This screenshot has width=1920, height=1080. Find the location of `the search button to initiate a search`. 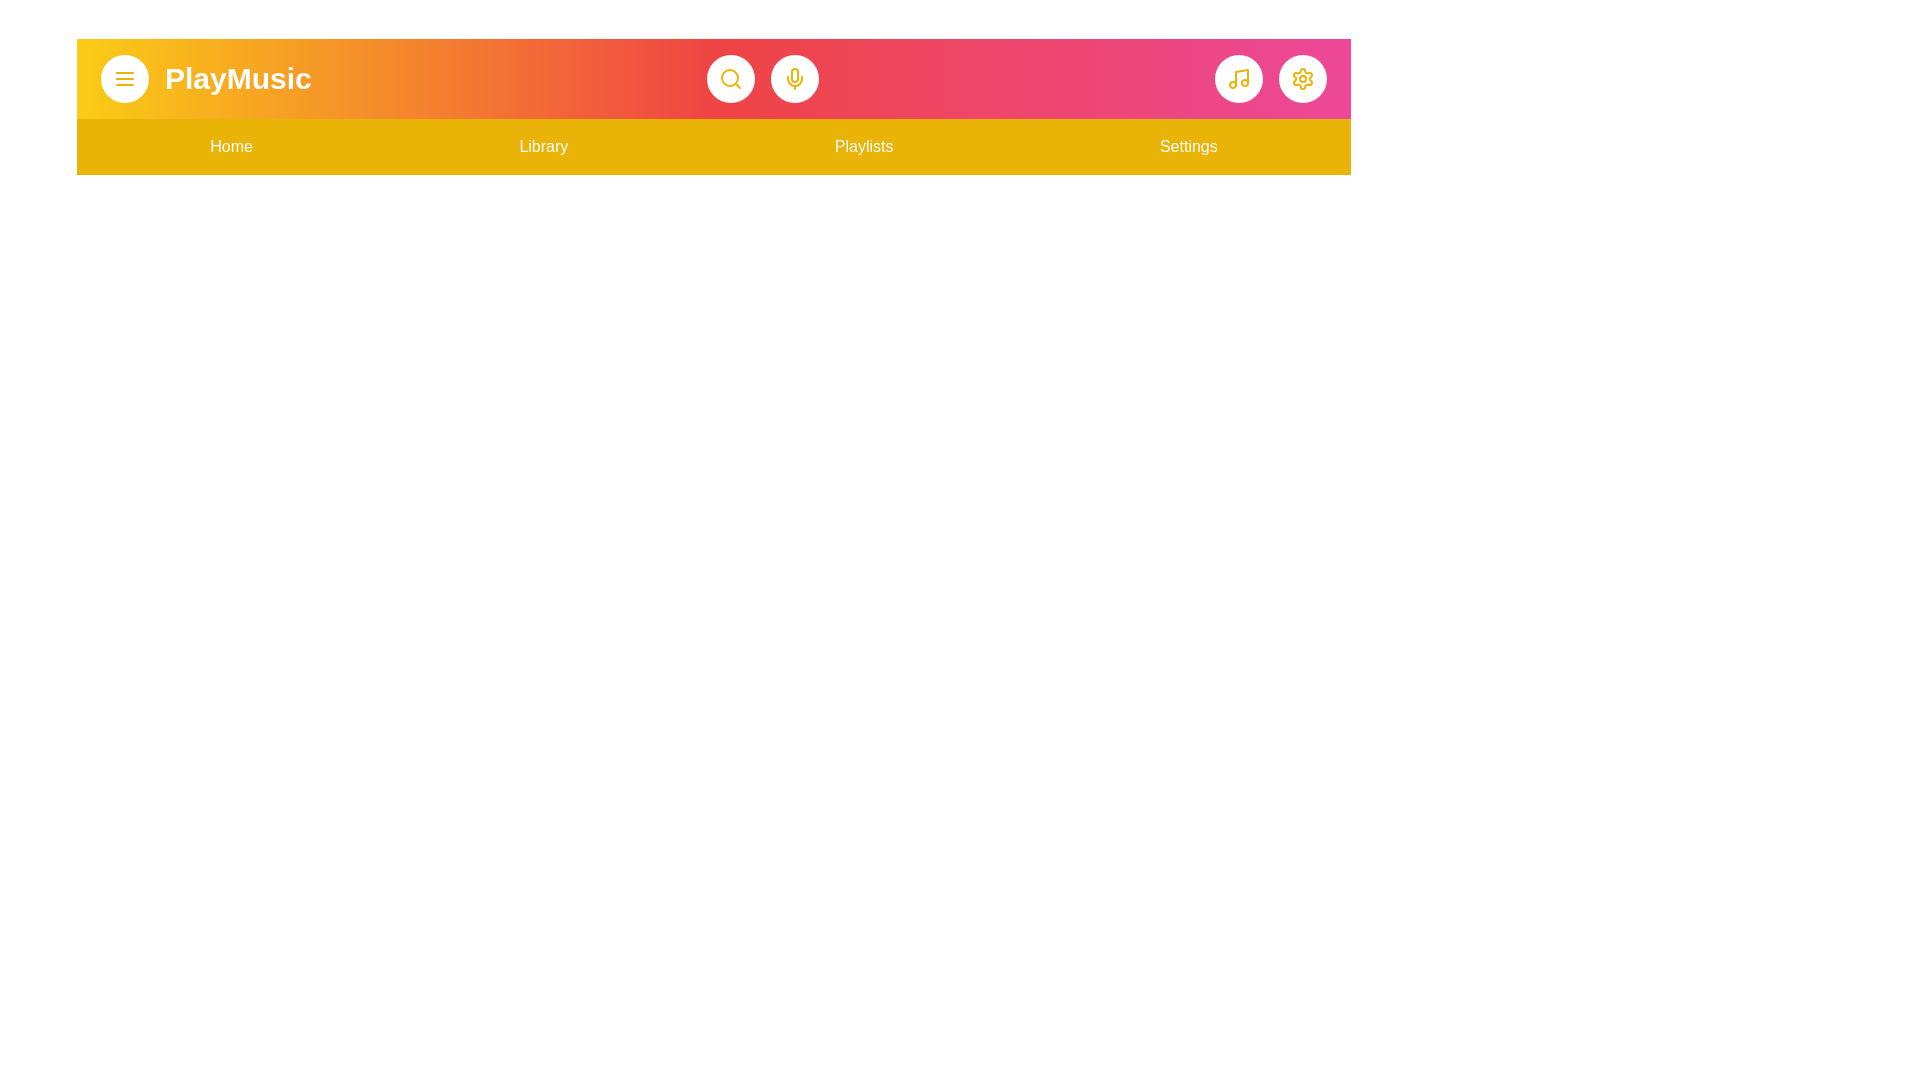

the search button to initiate a search is located at coordinates (730, 77).